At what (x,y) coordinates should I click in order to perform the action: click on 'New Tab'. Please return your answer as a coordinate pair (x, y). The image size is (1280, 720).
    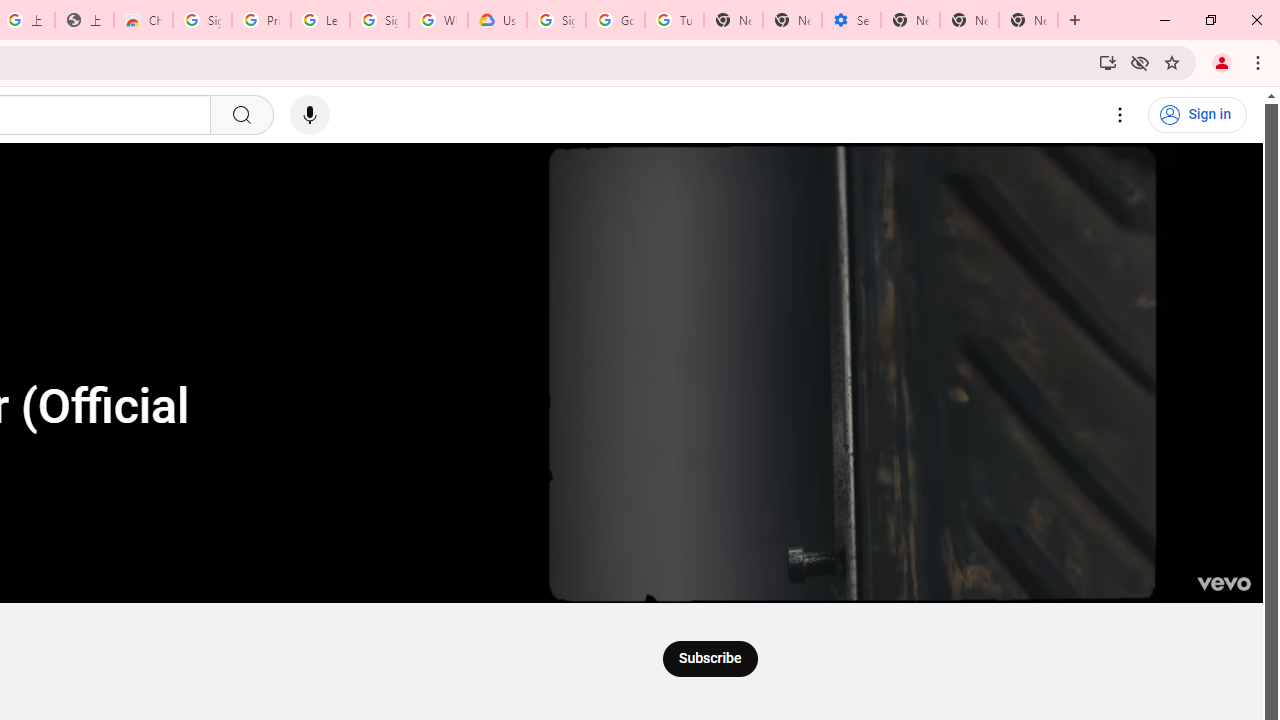
    Looking at the image, I should click on (1028, 20).